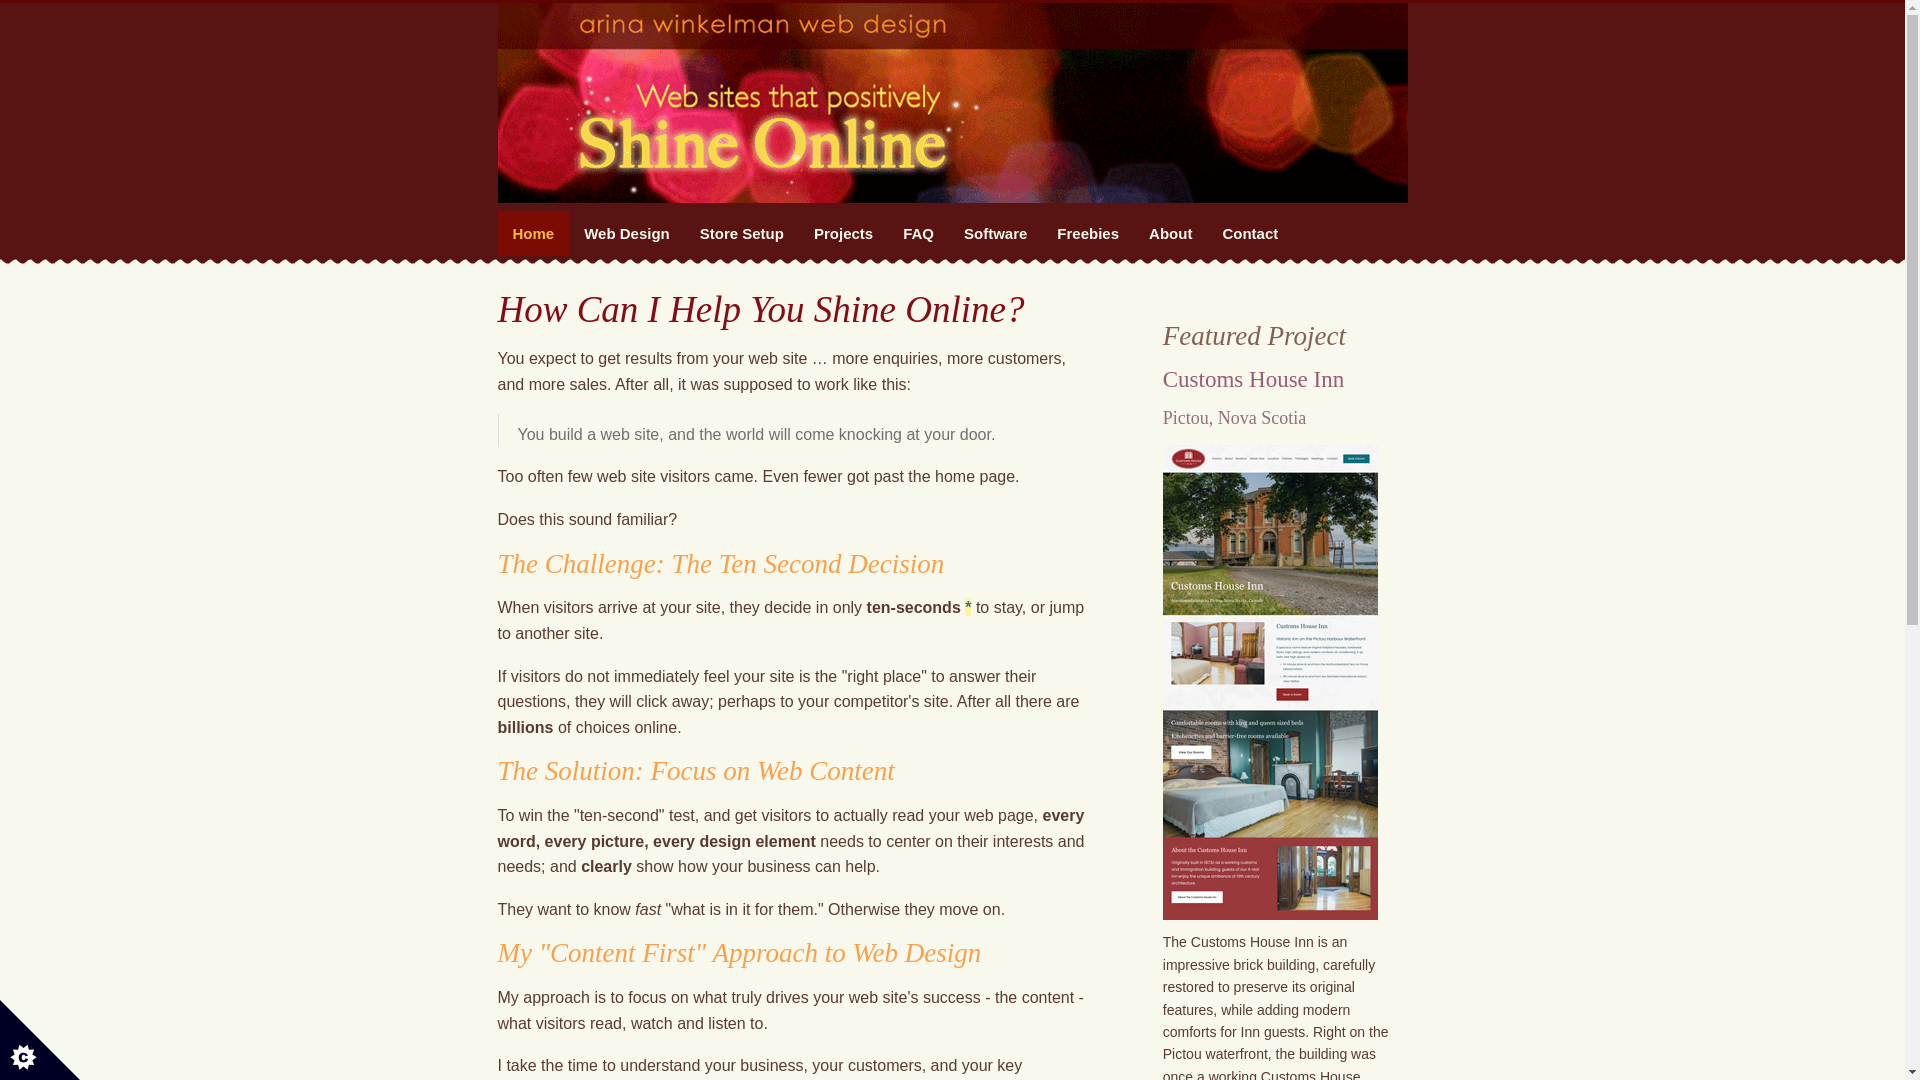 The image size is (1920, 1080). I want to click on 'About', so click(1170, 232).